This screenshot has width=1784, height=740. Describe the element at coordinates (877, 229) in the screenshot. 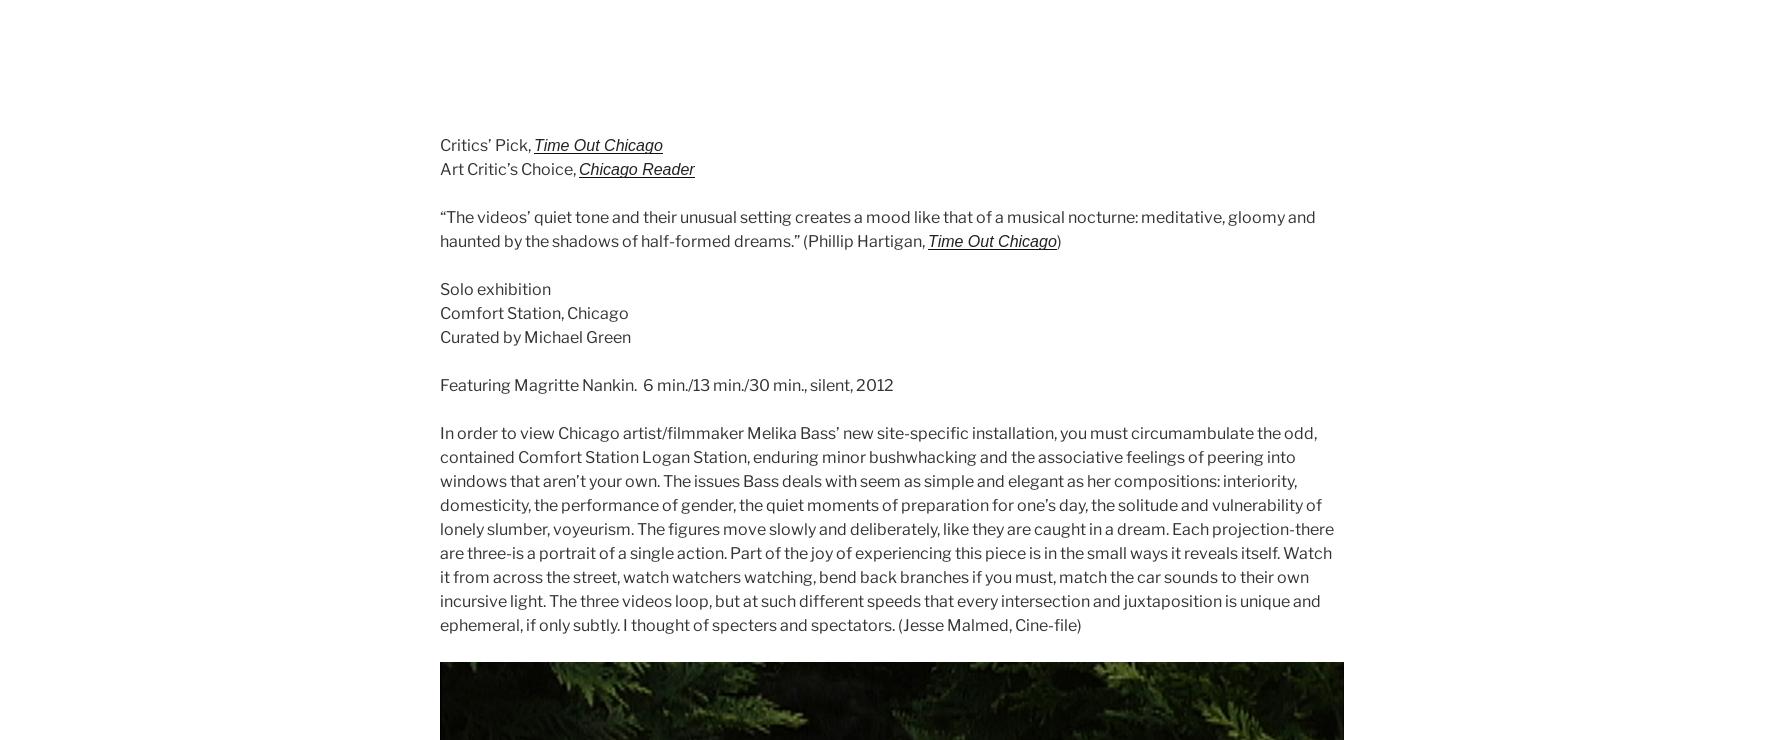

I see `'“The videos’ quiet tone and their unusual setting creates a mood like that of a musical nocturne: meditative, gloomy and haunted by the shadows of half-formed dreams.” (Phillip Hartigan,'` at that location.